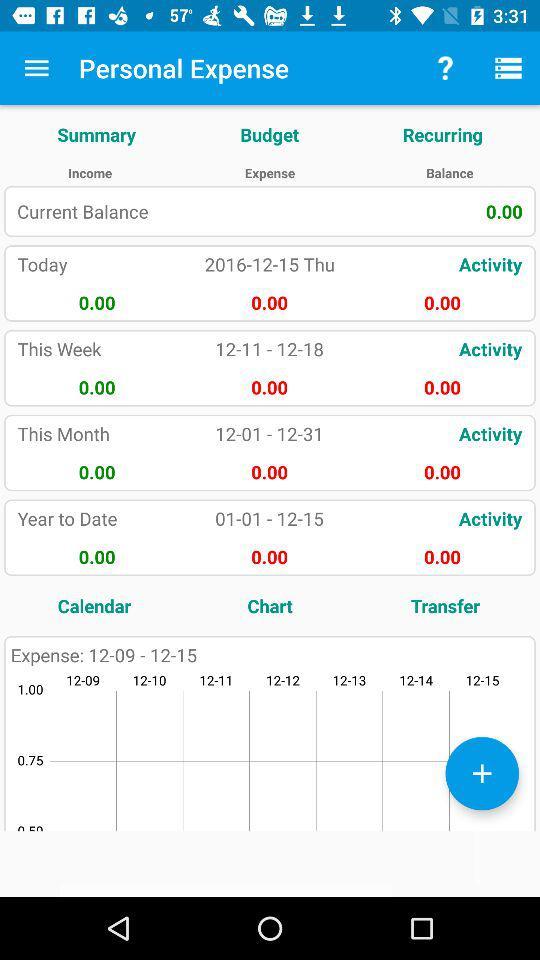 The image size is (540, 960). What do you see at coordinates (445, 604) in the screenshot?
I see `item below the 0.00 icon` at bounding box center [445, 604].